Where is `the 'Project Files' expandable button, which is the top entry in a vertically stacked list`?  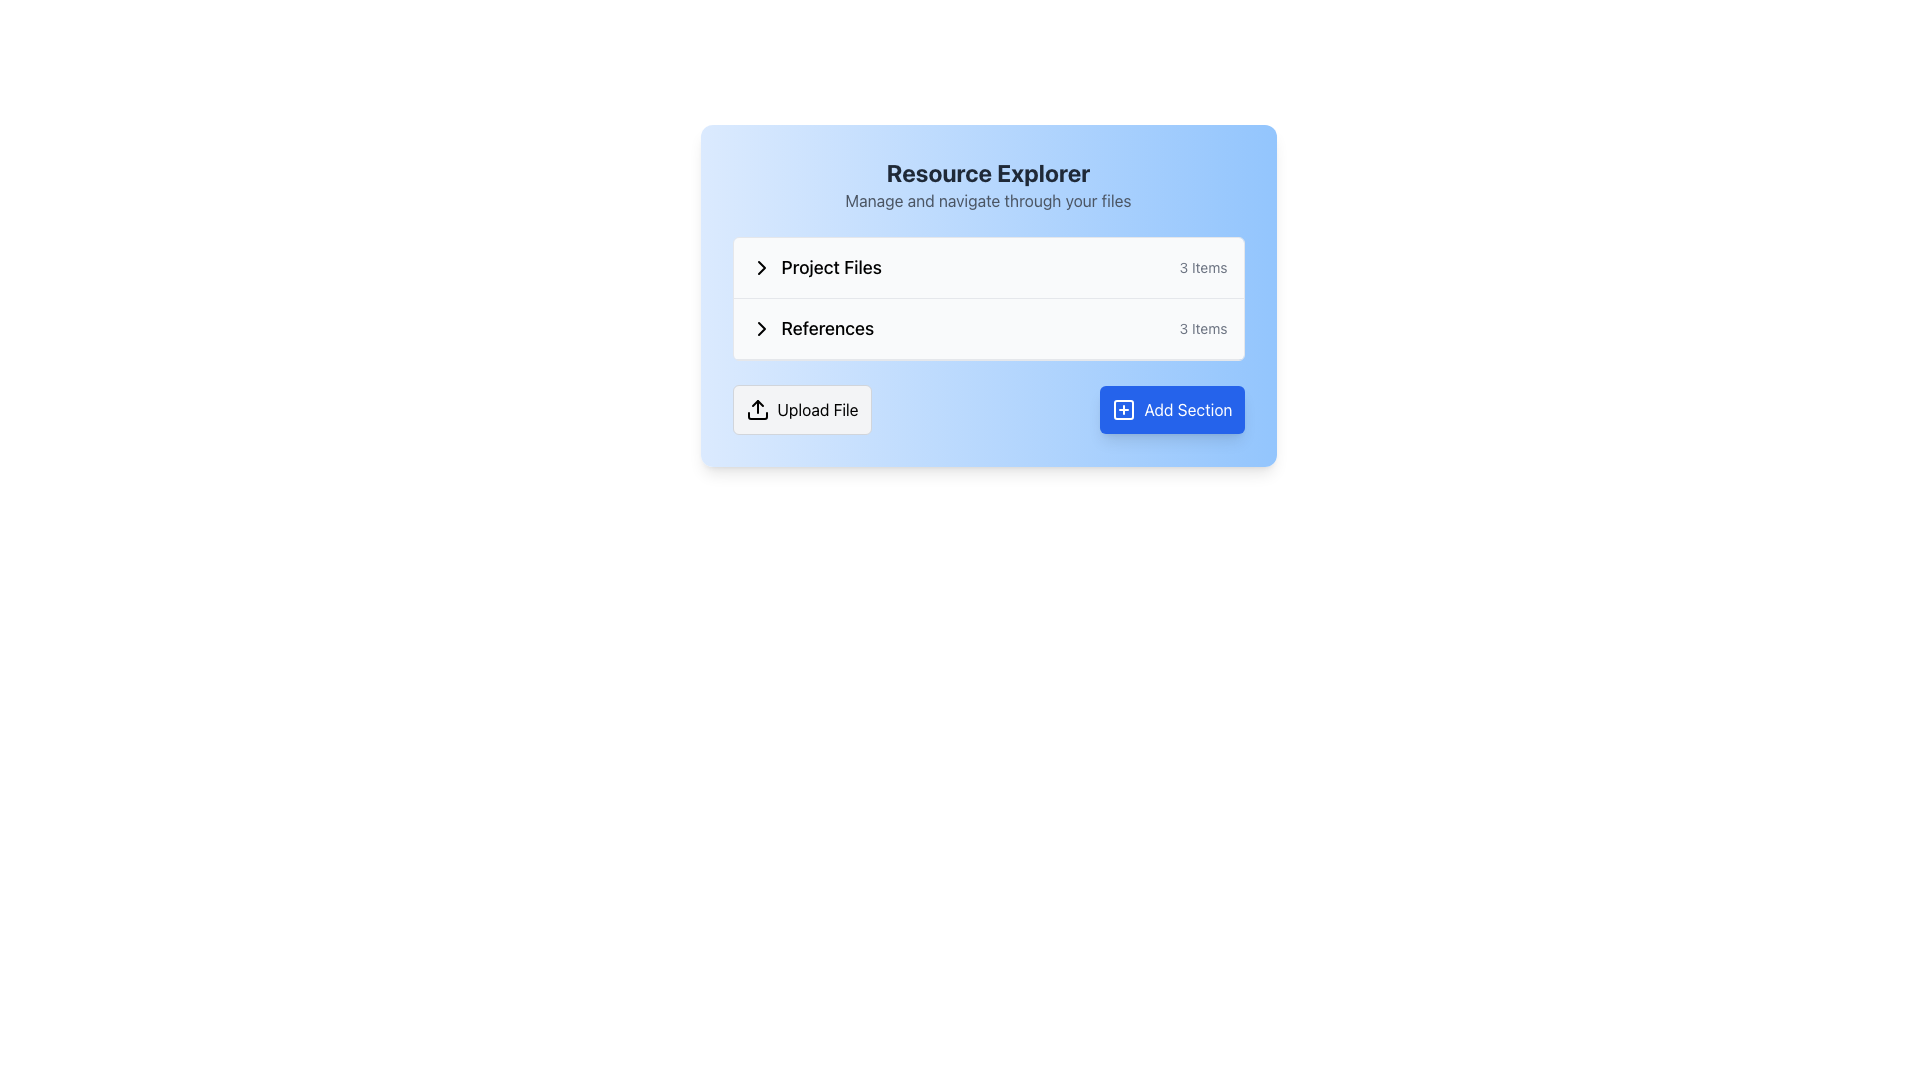
the 'Project Files' expandable button, which is the top entry in a vertically stacked list is located at coordinates (988, 267).